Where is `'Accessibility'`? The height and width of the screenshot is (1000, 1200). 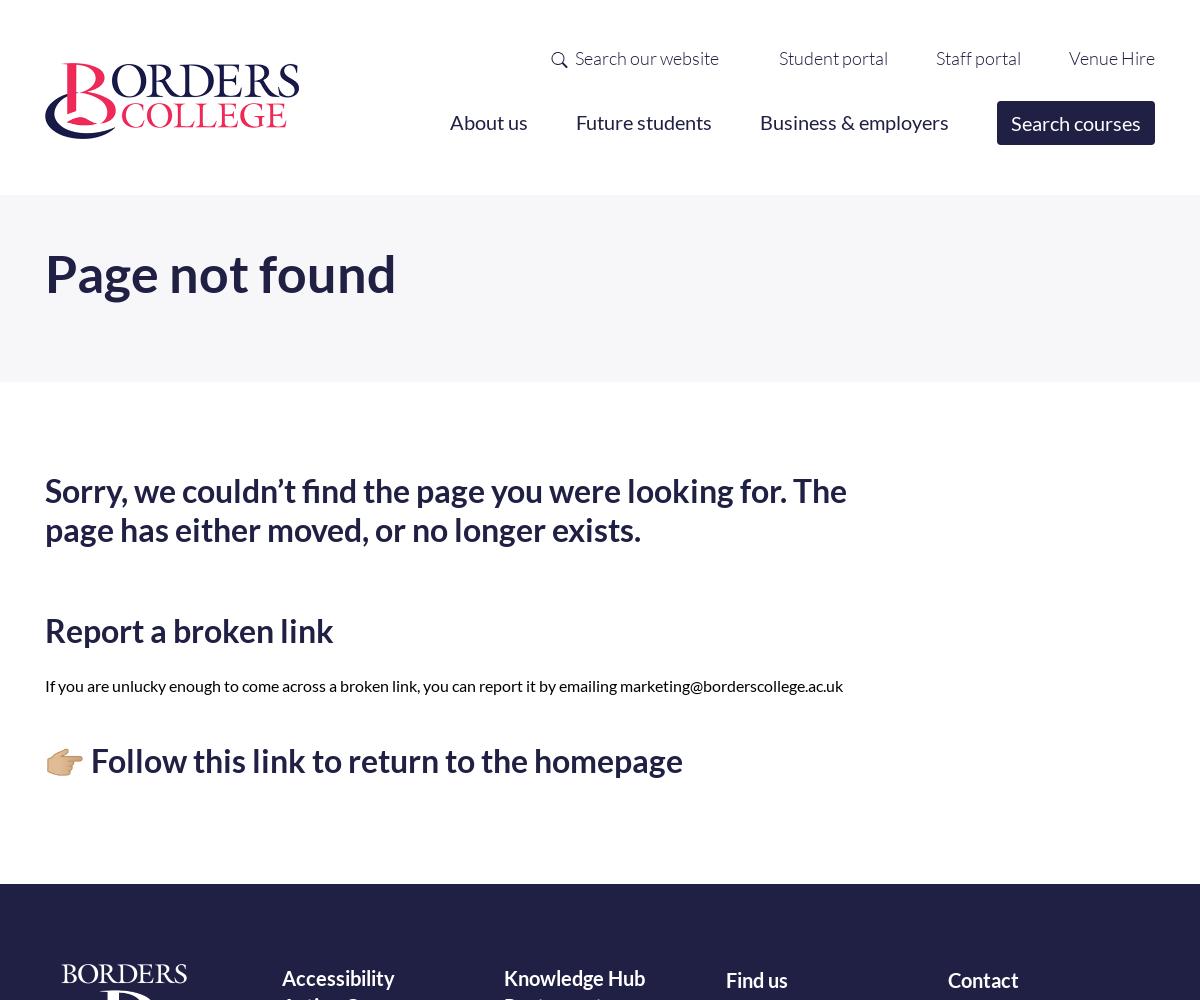 'Accessibility' is located at coordinates (281, 977).